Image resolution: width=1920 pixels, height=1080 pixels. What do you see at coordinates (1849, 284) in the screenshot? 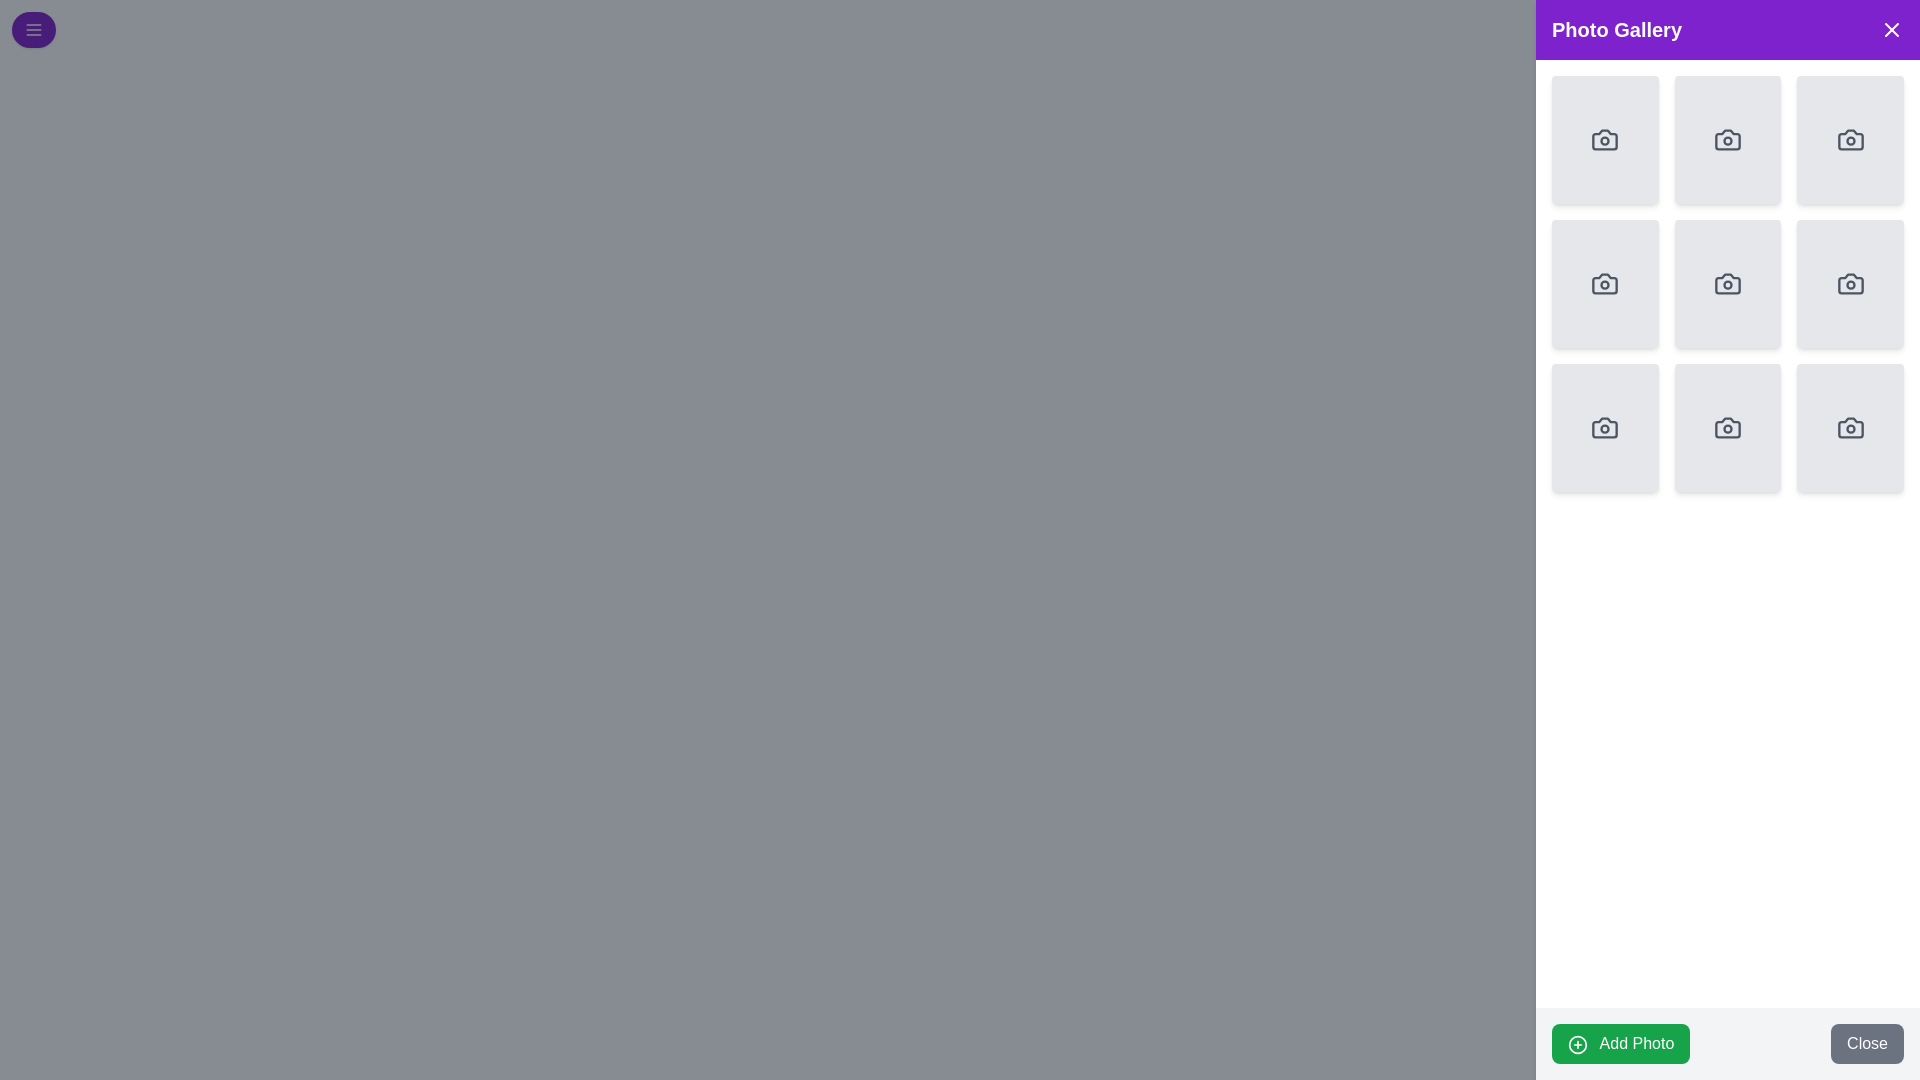
I see `the square light gray display box with rounded corners and a camera icon in the bottom-right corner of the 'Photo Gallery' panel` at bounding box center [1849, 284].